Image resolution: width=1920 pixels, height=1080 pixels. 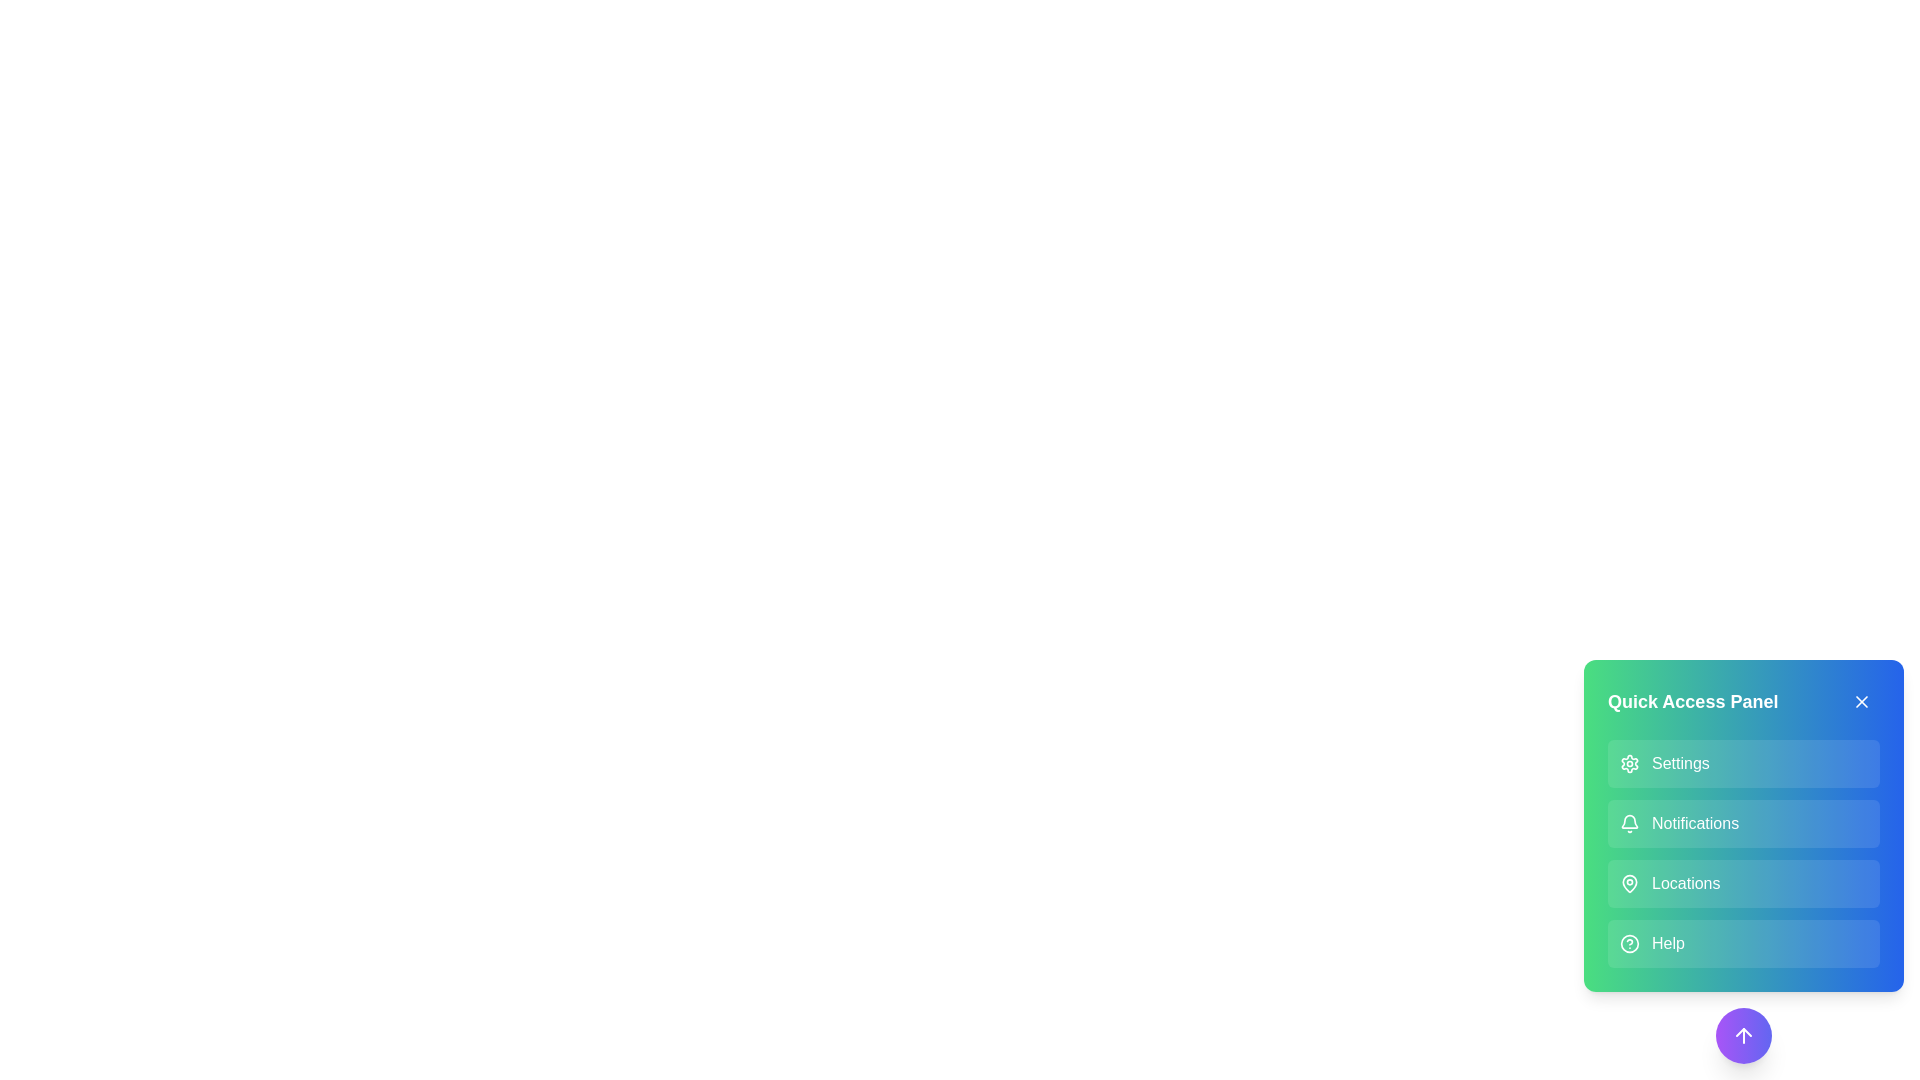 What do you see at coordinates (1630, 763) in the screenshot?
I see `the gear-like icon representing 'Settings' in the Quick Access Panel, which is the first icon aligned to the left of the text` at bounding box center [1630, 763].